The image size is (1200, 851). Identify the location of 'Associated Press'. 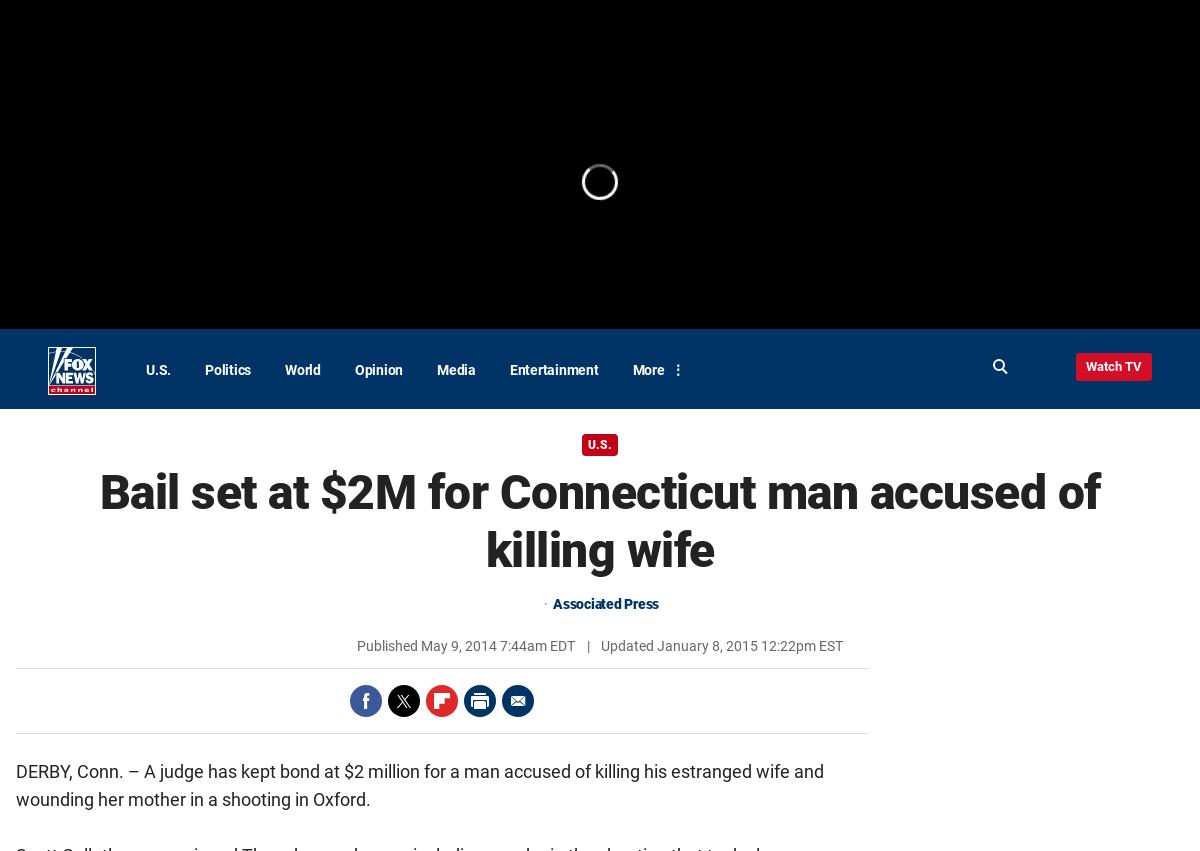
(551, 604).